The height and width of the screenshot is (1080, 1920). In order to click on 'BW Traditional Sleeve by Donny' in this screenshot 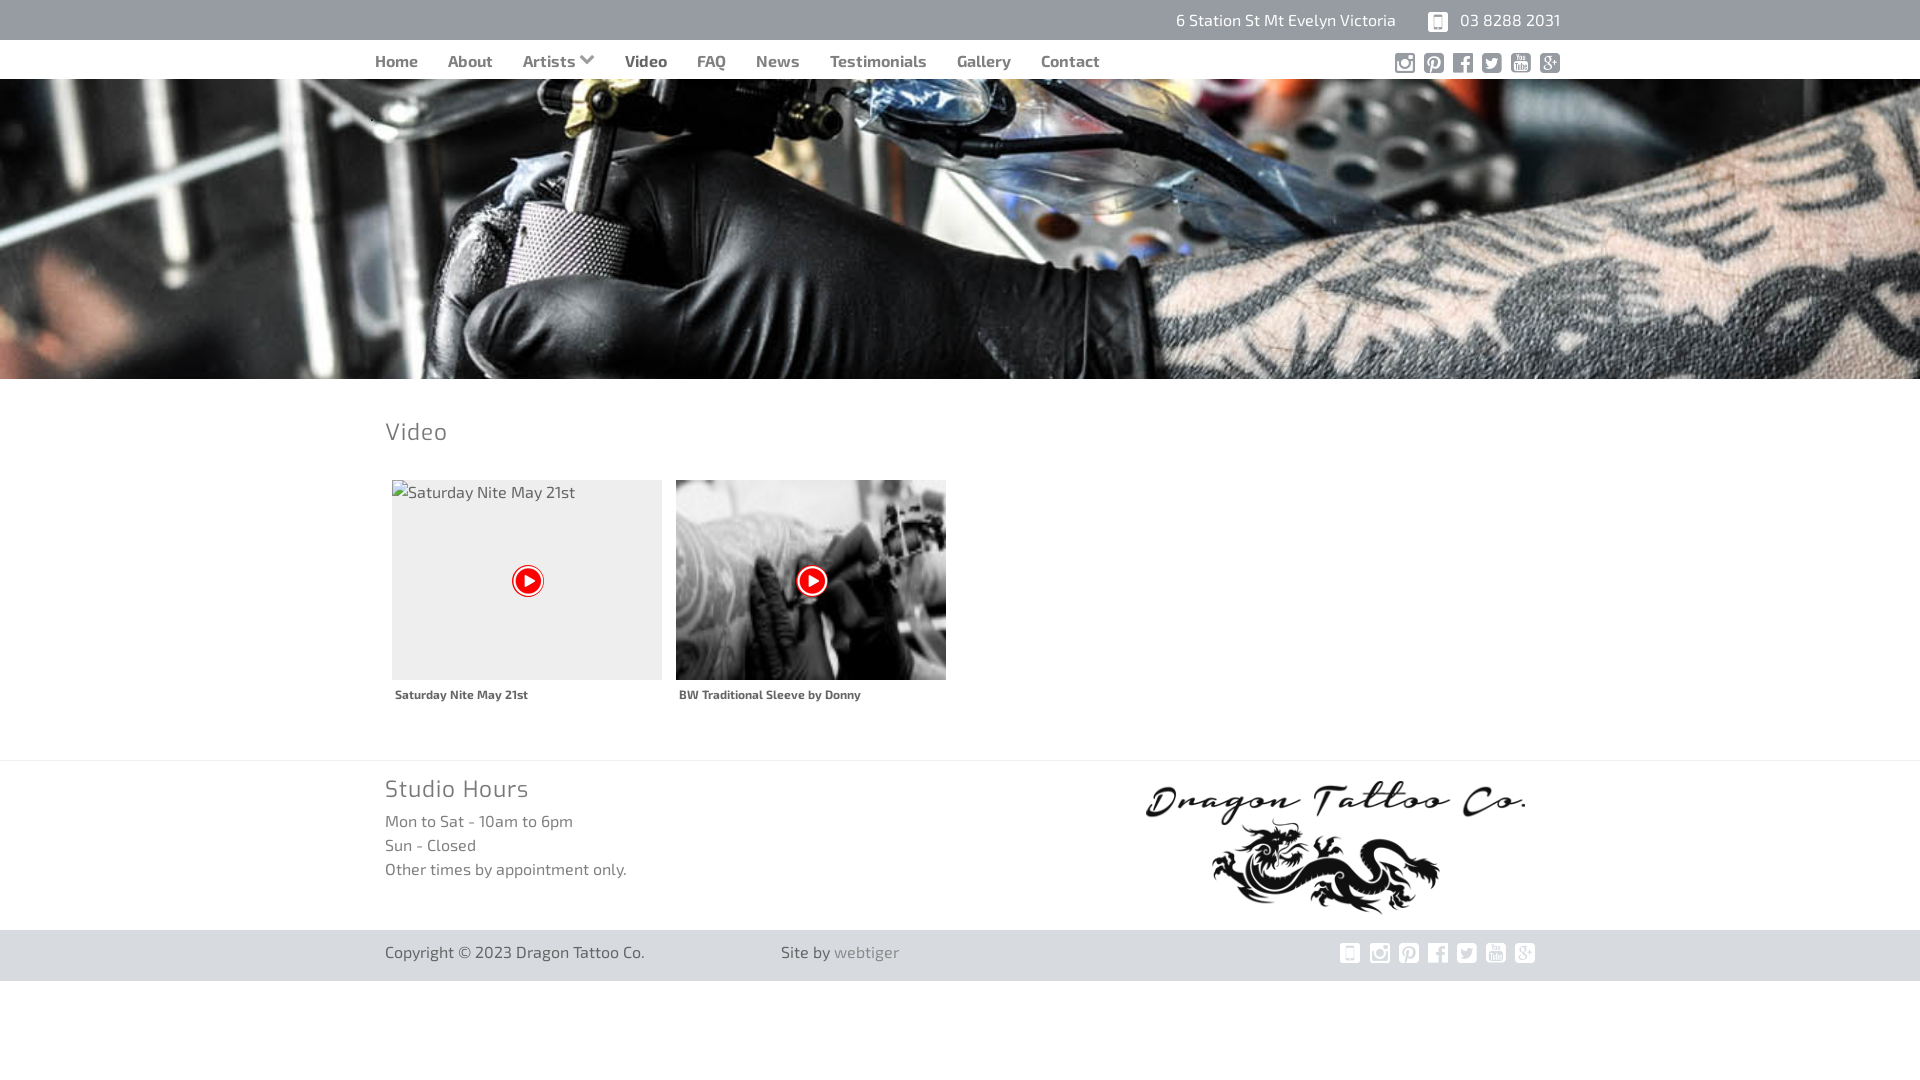, I will do `click(811, 590)`.